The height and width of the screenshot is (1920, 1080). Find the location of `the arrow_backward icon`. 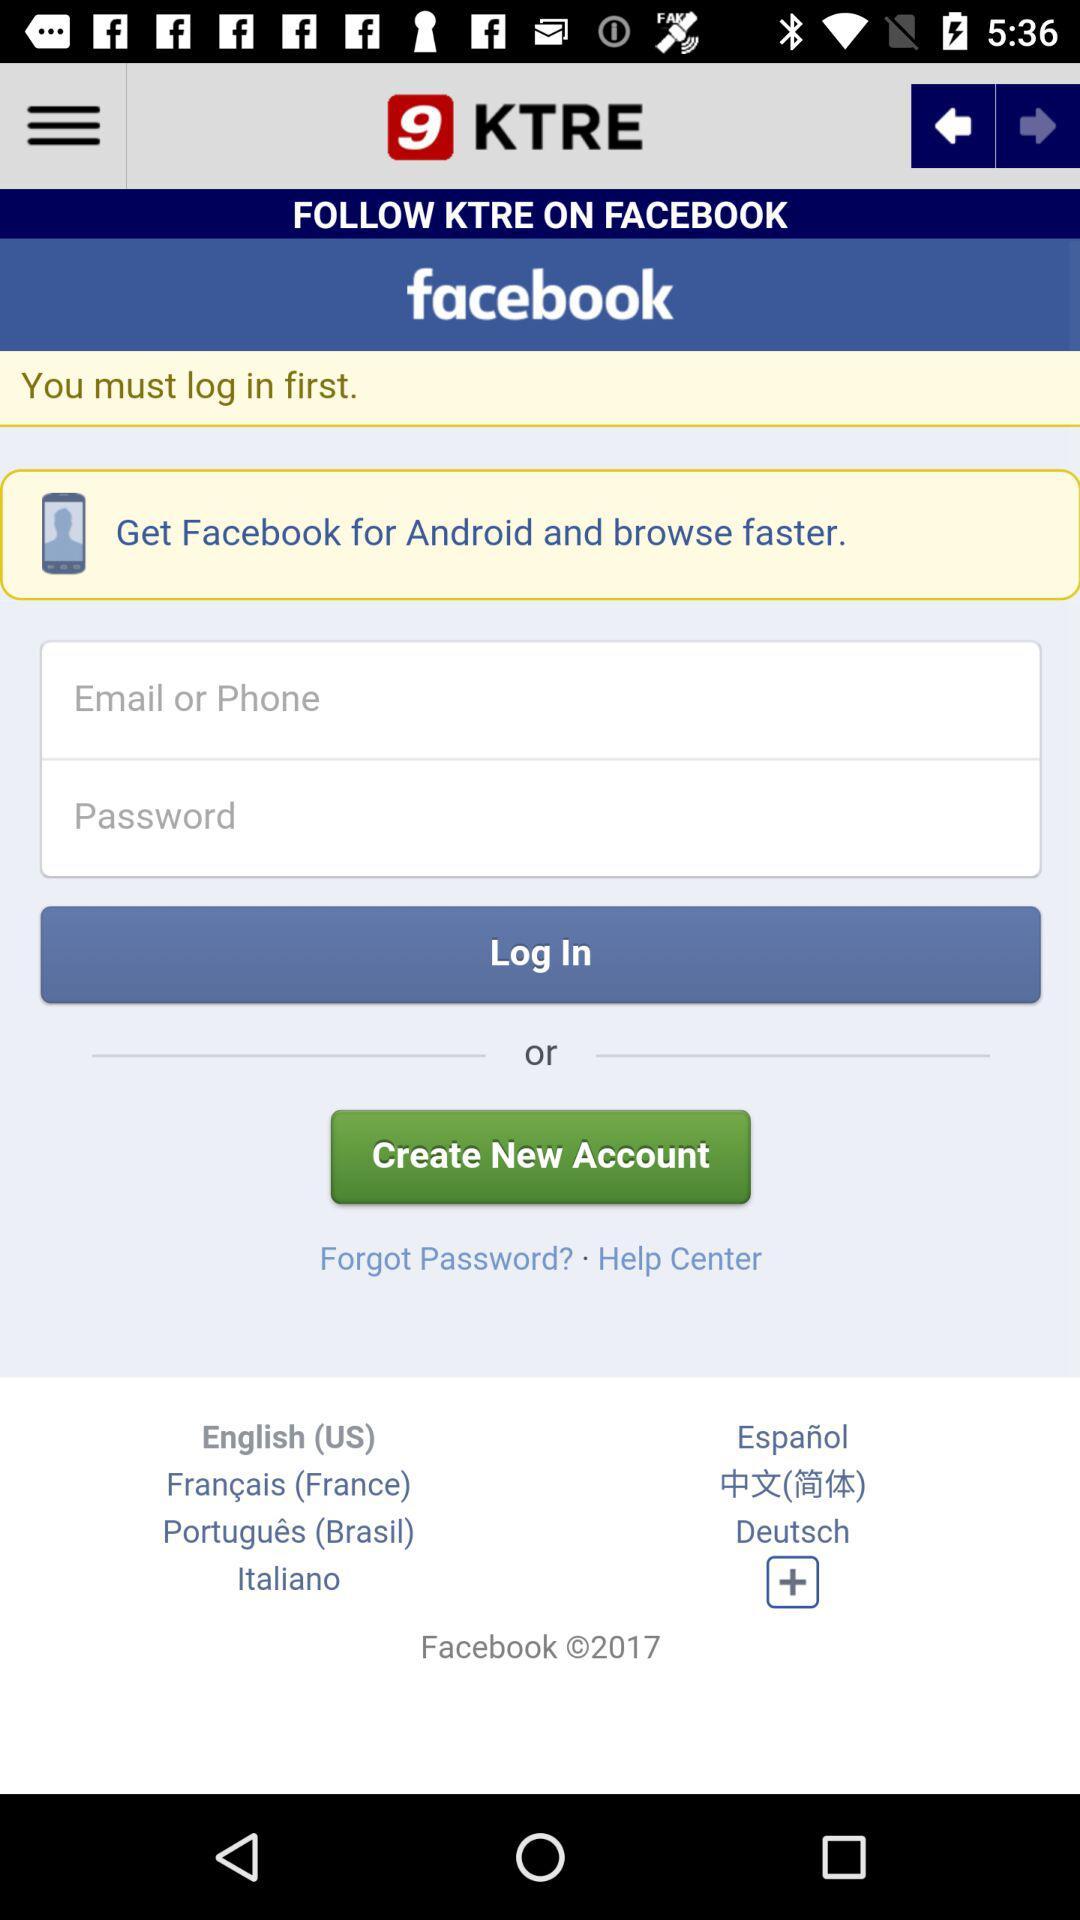

the arrow_backward icon is located at coordinates (952, 124).